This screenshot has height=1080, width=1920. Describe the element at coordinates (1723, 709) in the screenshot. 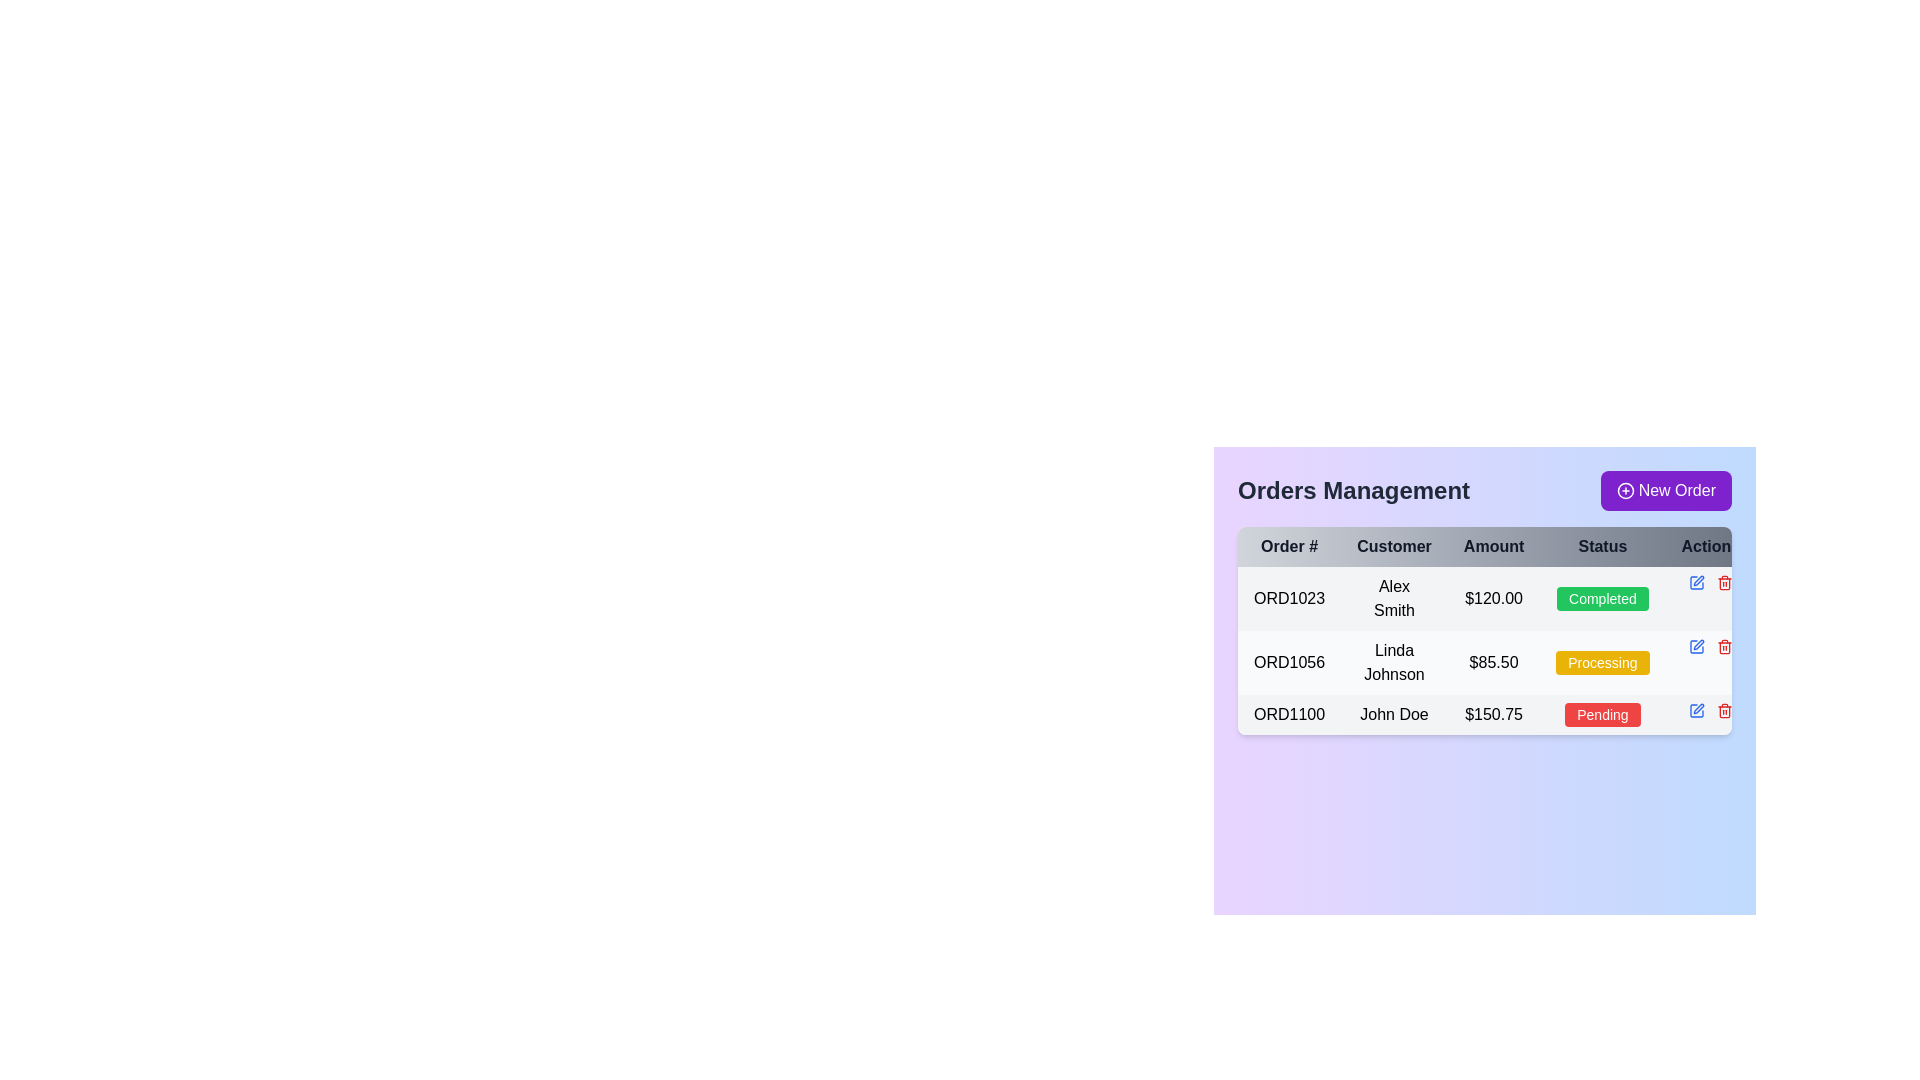

I see `the delete button located in the 'Action' column of the data table, specifically aligned with the 'Pending' status row associated with 'John Doe'` at that location.